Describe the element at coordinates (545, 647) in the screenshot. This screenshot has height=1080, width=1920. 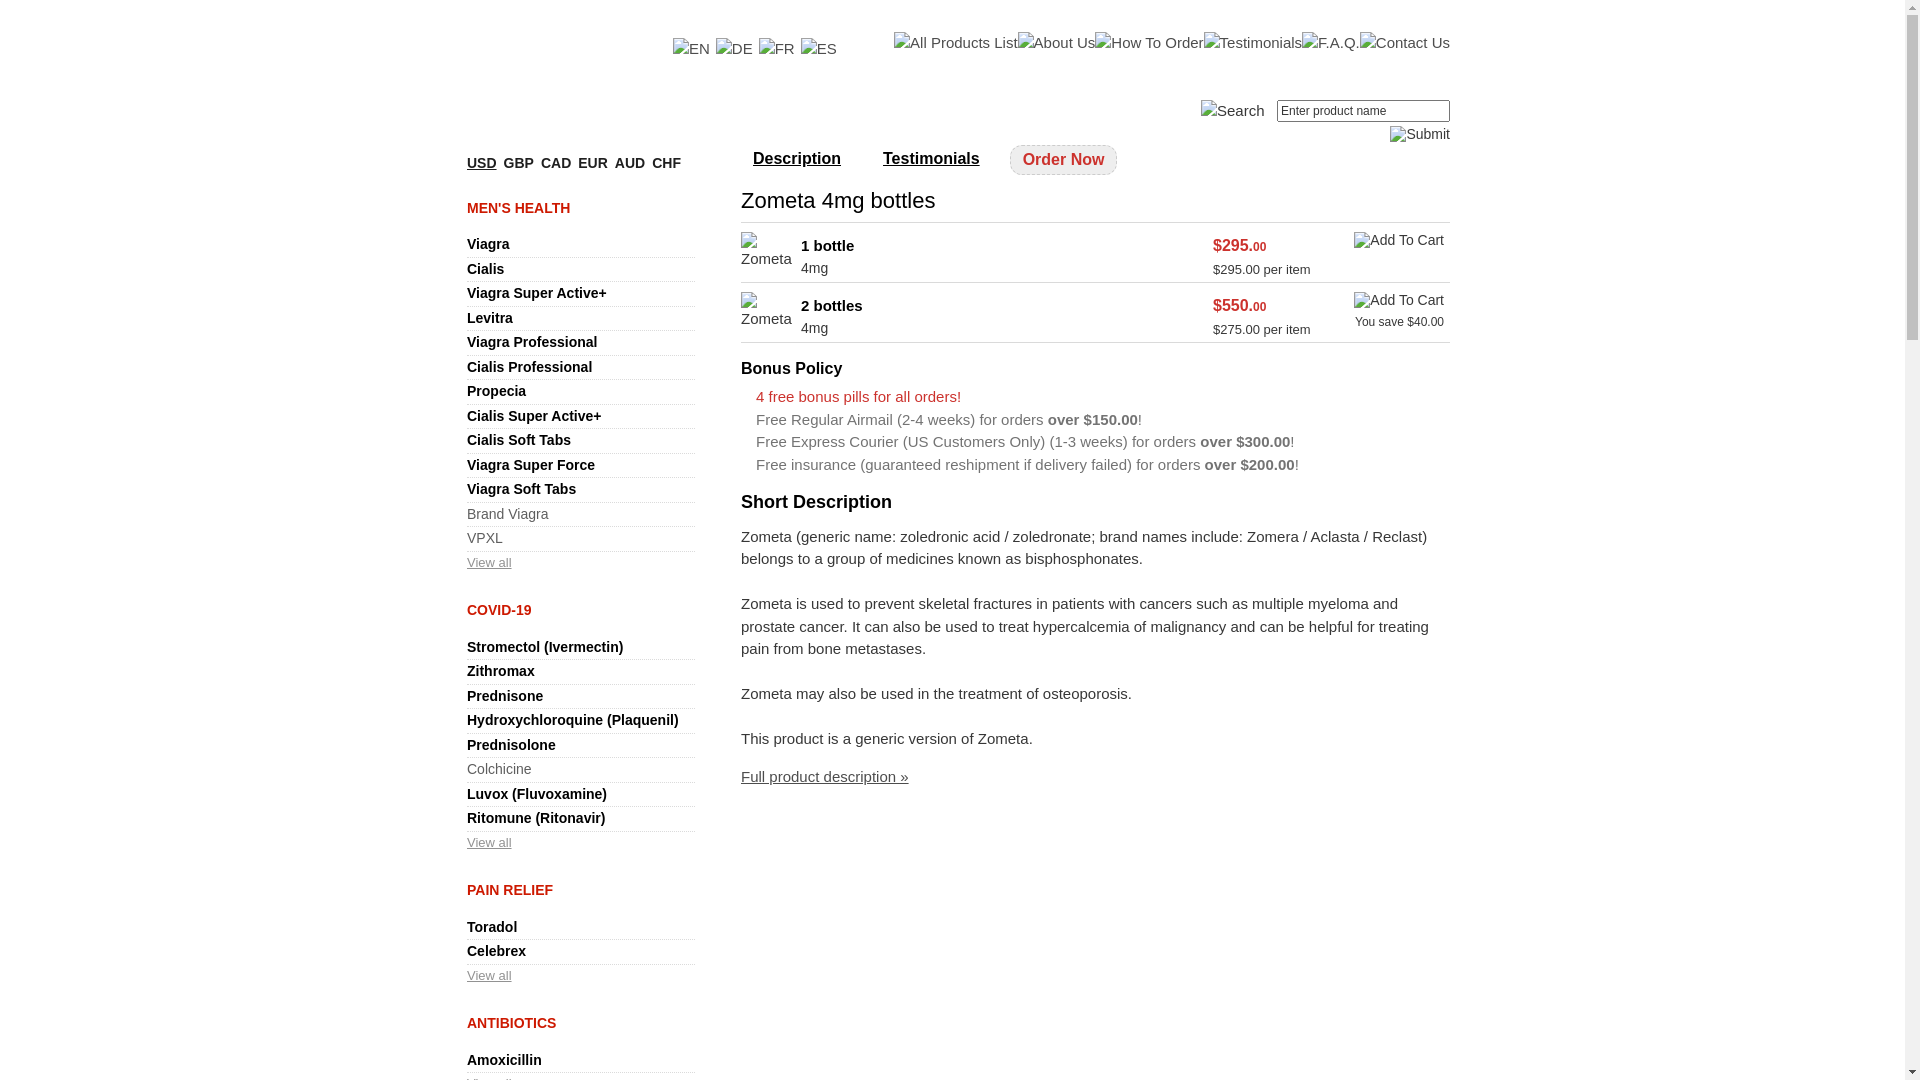
I see `'Stromectol (Ivermectin)'` at that location.